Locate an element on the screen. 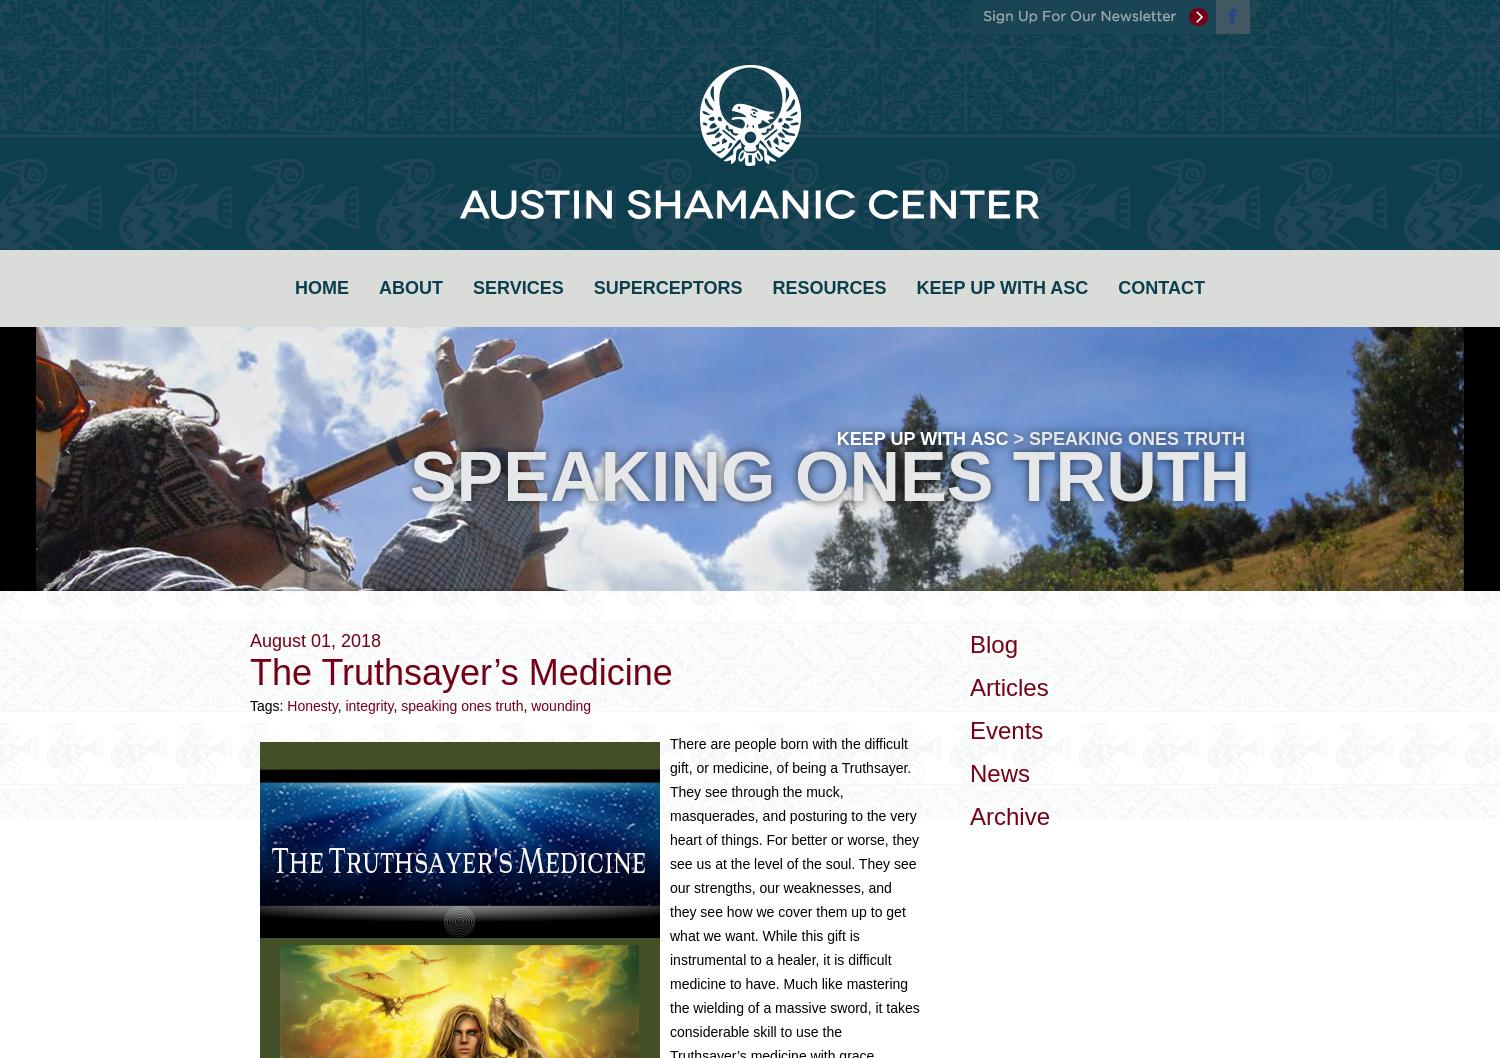  'Please fill out the following form to signup for our newsletter.' is located at coordinates (748, 194).